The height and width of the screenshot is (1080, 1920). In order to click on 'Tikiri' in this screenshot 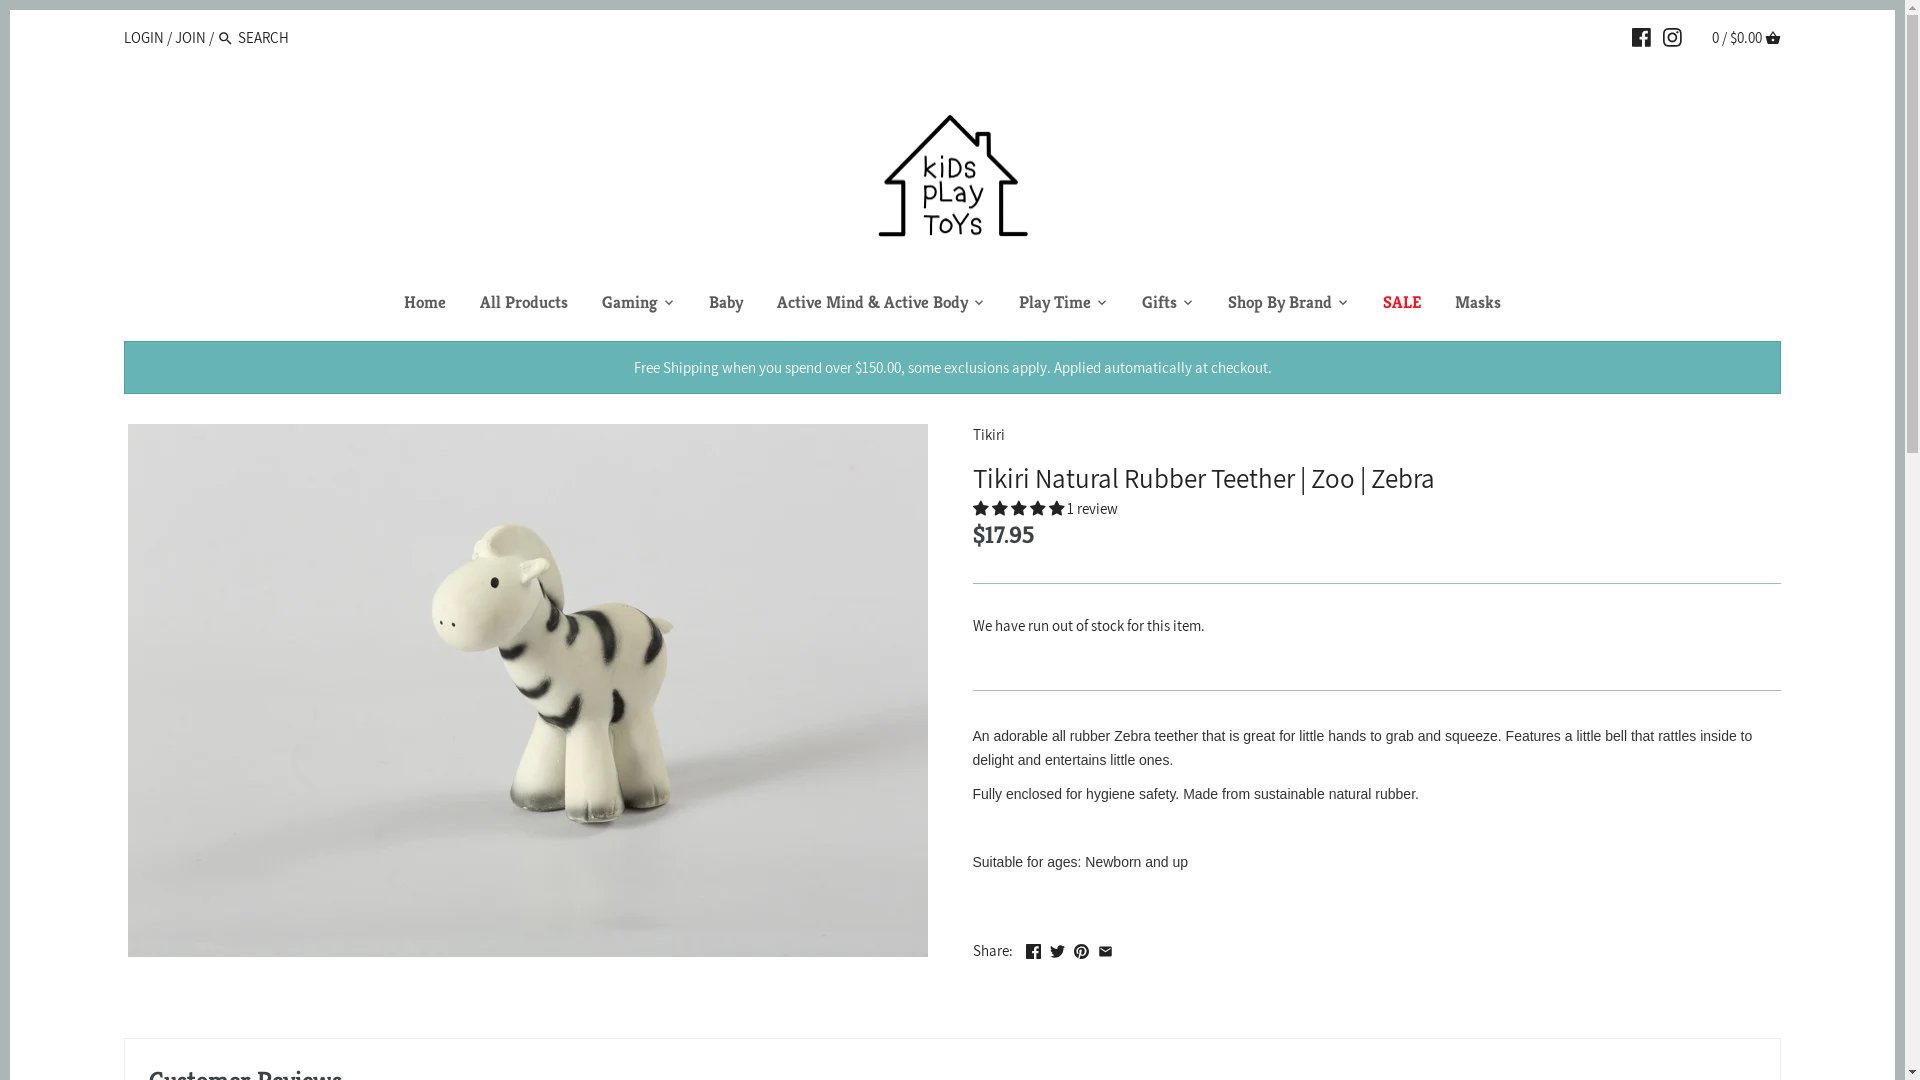, I will do `click(971, 433)`.